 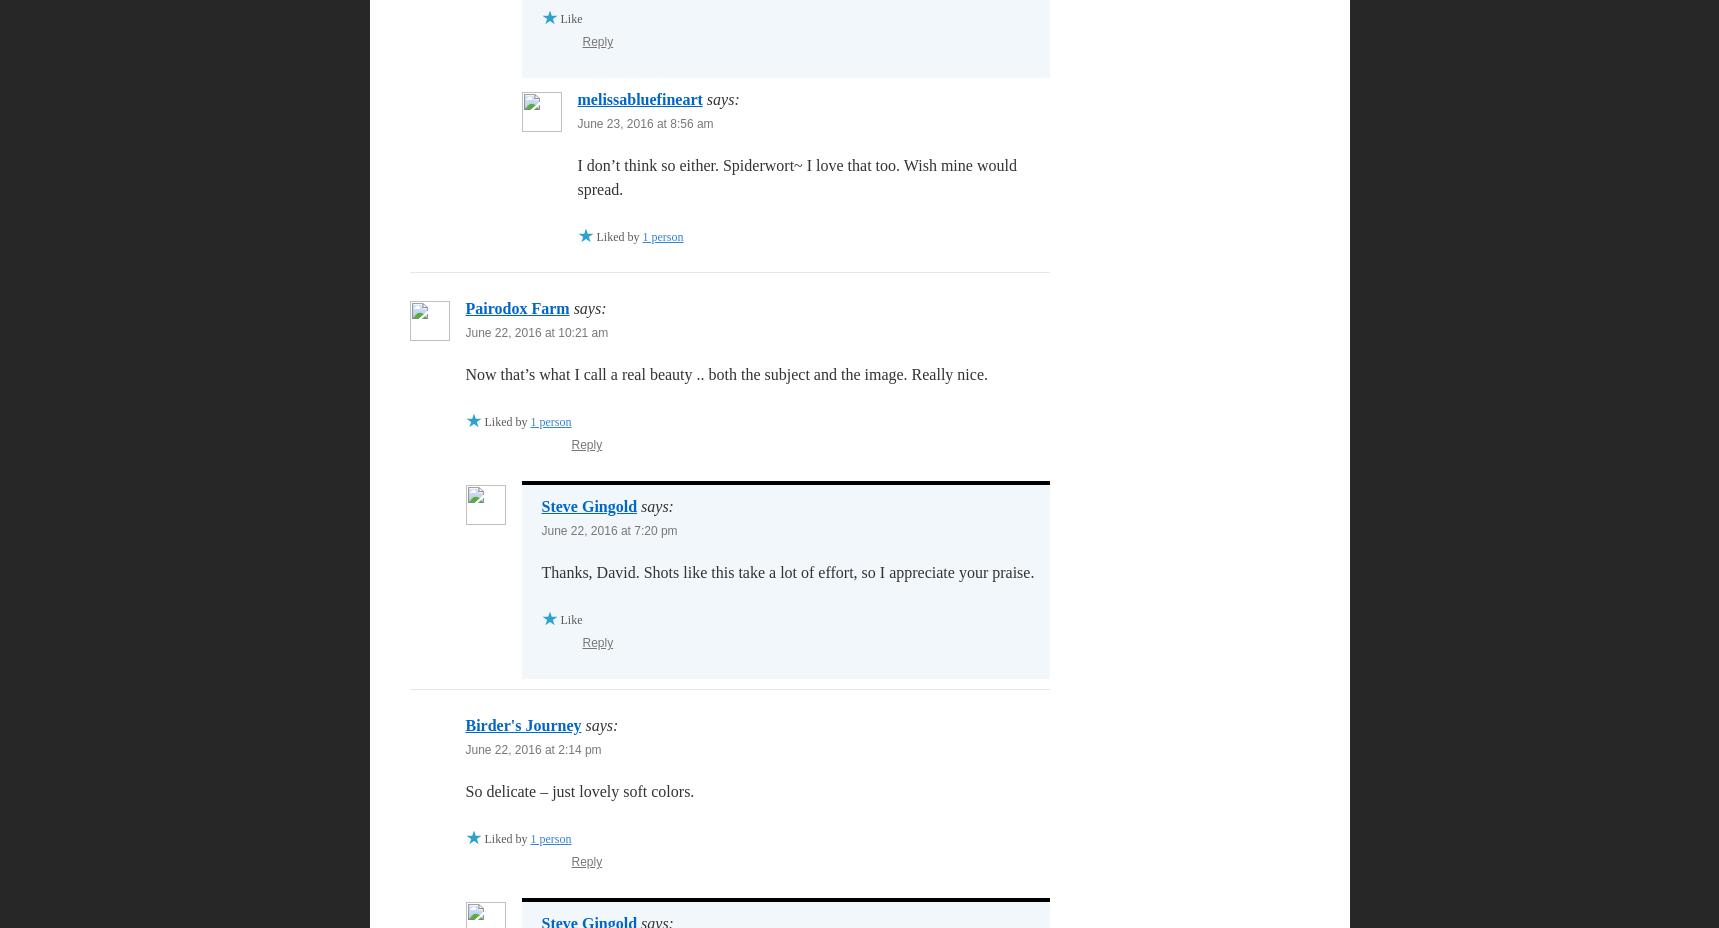 I want to click on 'Thanks, David.  Shots like this take a lot of effort, so I appreciate your praise.', so click(x=786, y=571).